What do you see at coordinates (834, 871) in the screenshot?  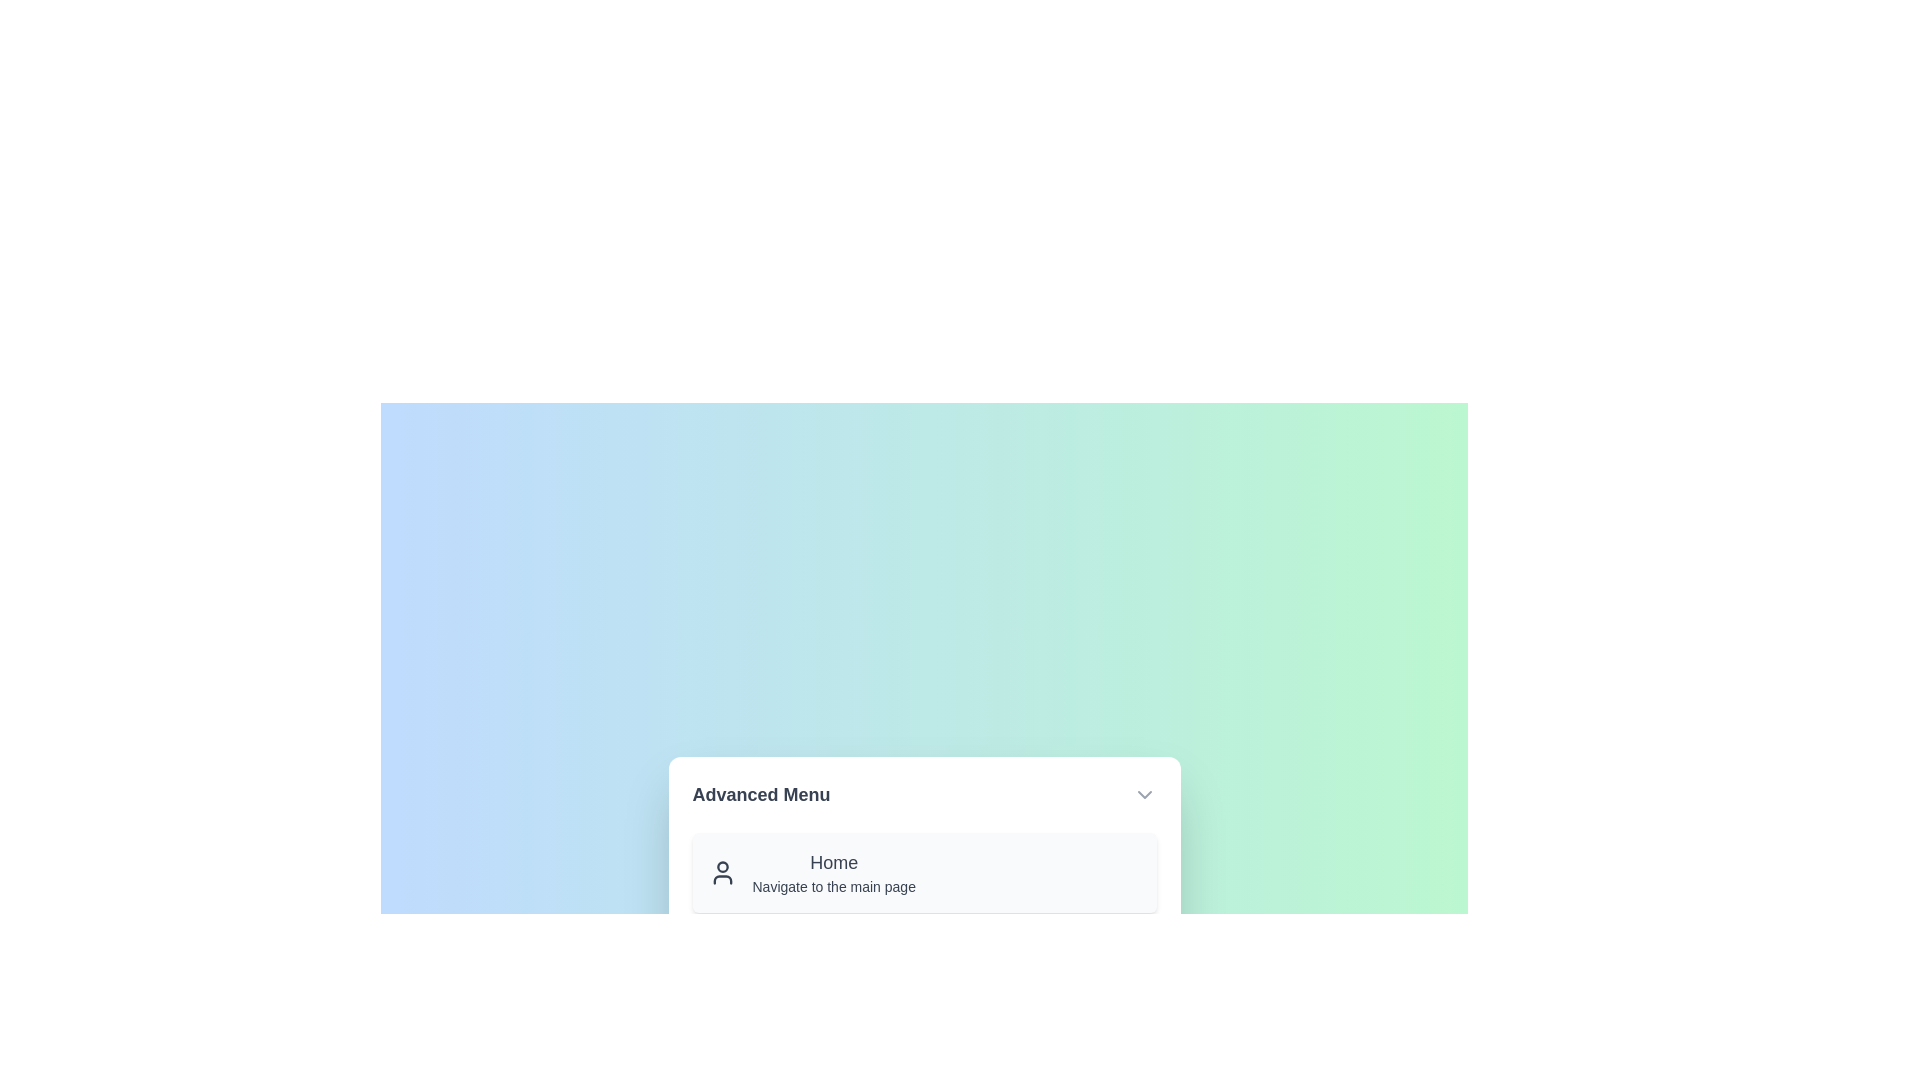 I see `the menu item Home from the menu` at bounding box center [834, 871].